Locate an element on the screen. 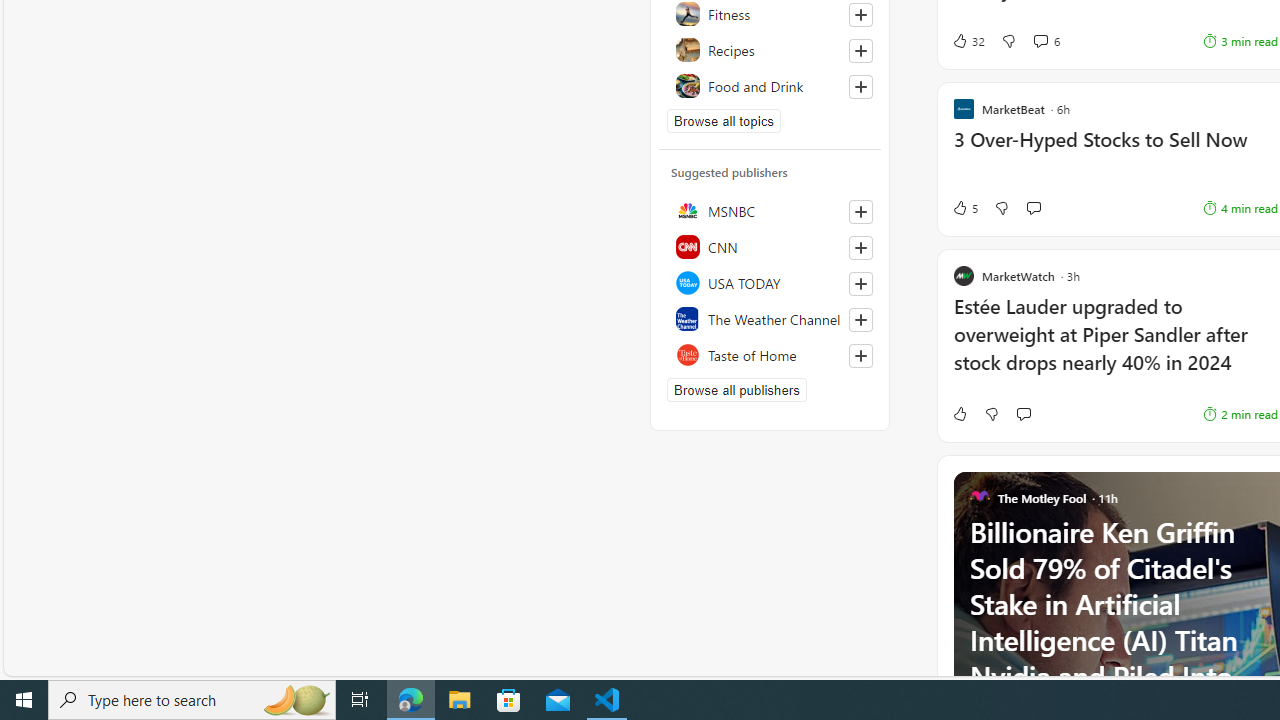 This screenshot has width=1280, height=720. 'View comments 6 Comment' is located at coordinates (1040, 41).